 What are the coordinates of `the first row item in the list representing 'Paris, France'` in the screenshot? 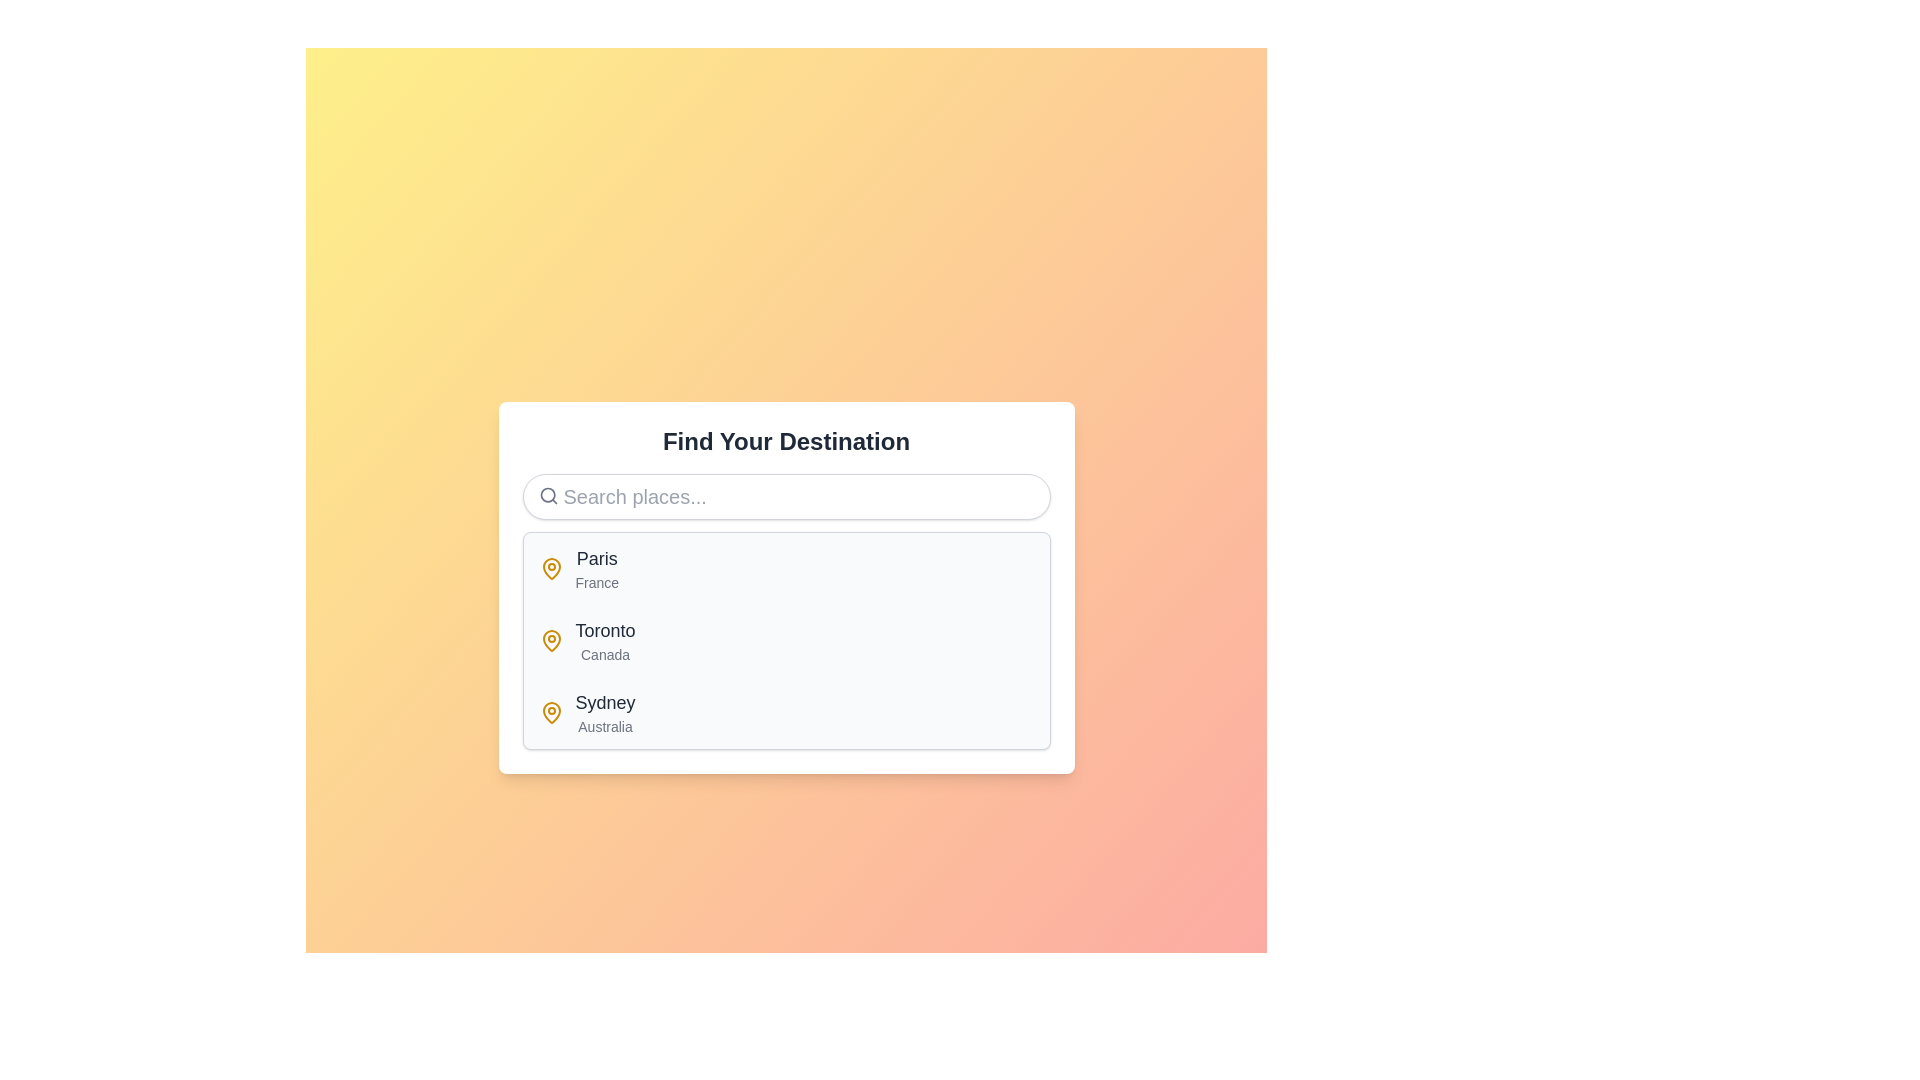 It's located at (785, 569).